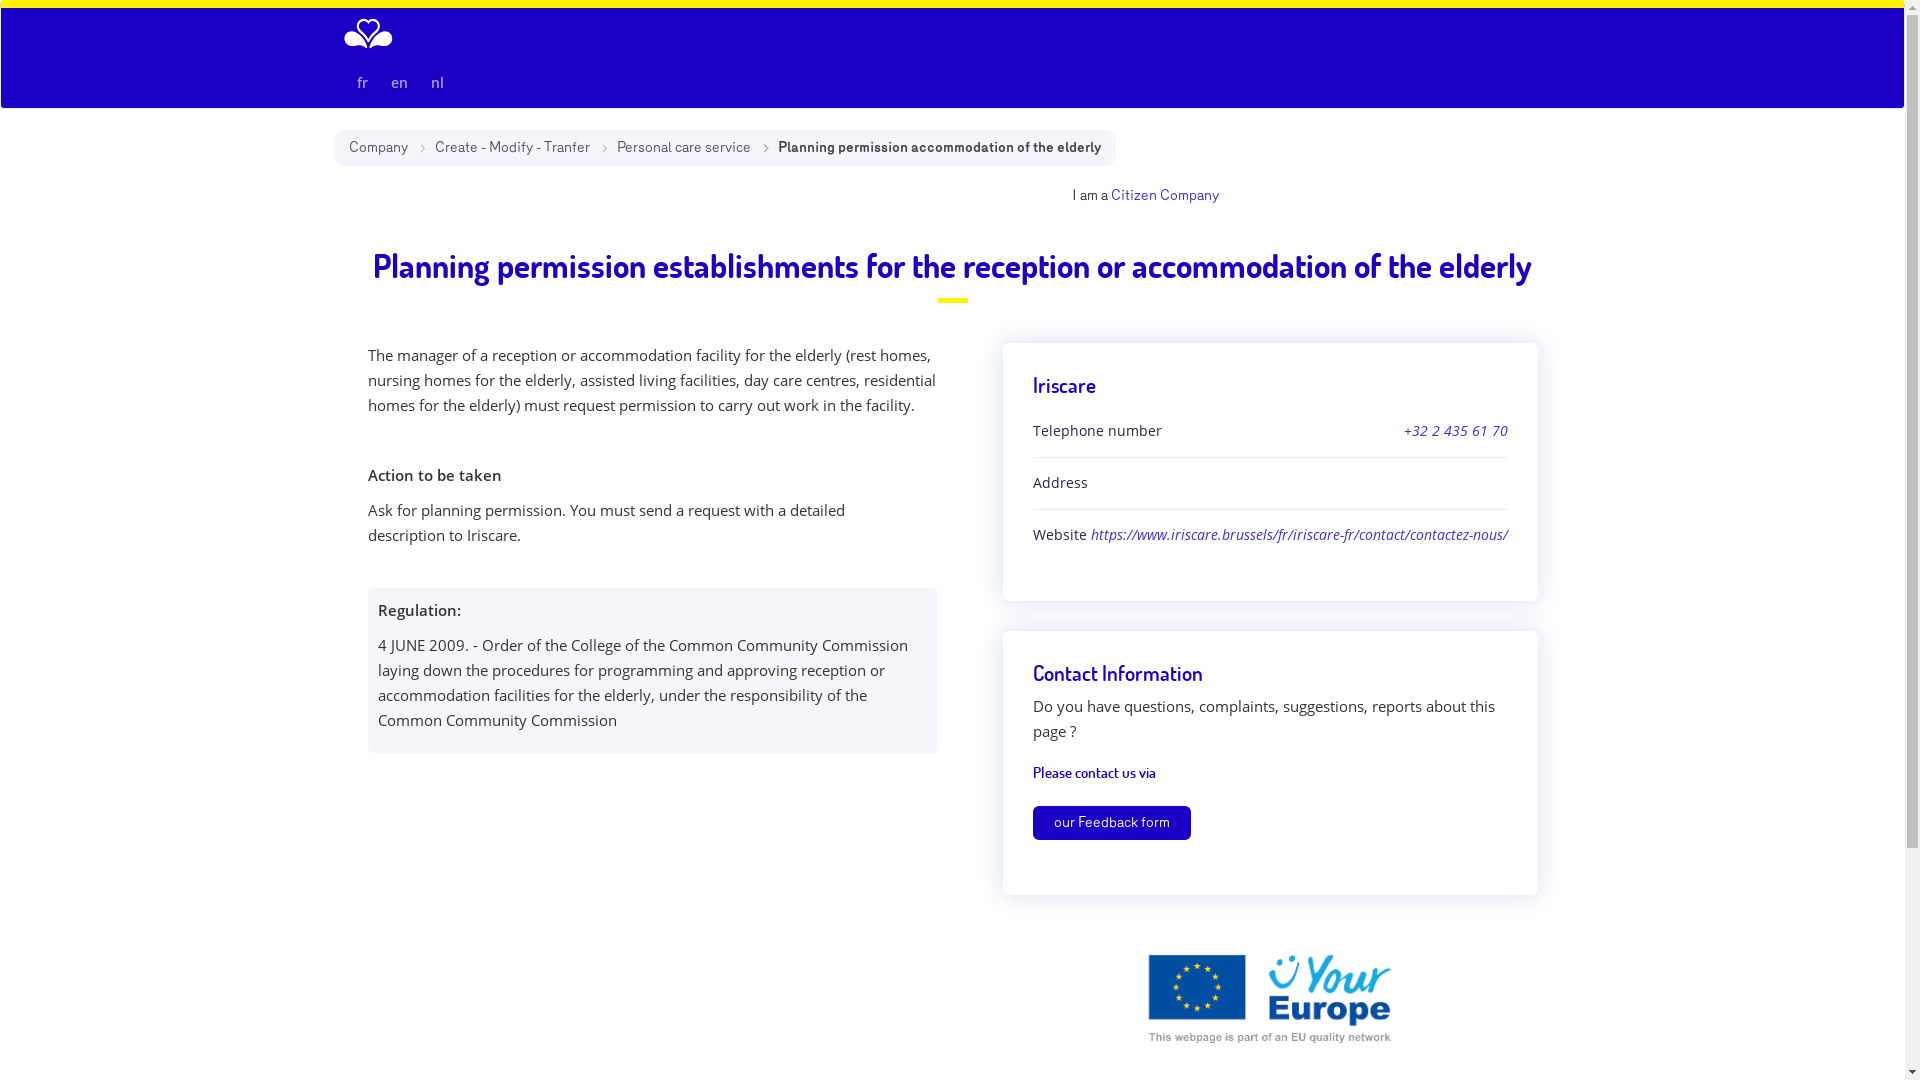 The width and height of the screenshot is (1920, 1080). What do you see at coordinates (1455, 430) in the screenshot?
I see `'+32 2 435 61 70'` at bounding box center [1455, 430].